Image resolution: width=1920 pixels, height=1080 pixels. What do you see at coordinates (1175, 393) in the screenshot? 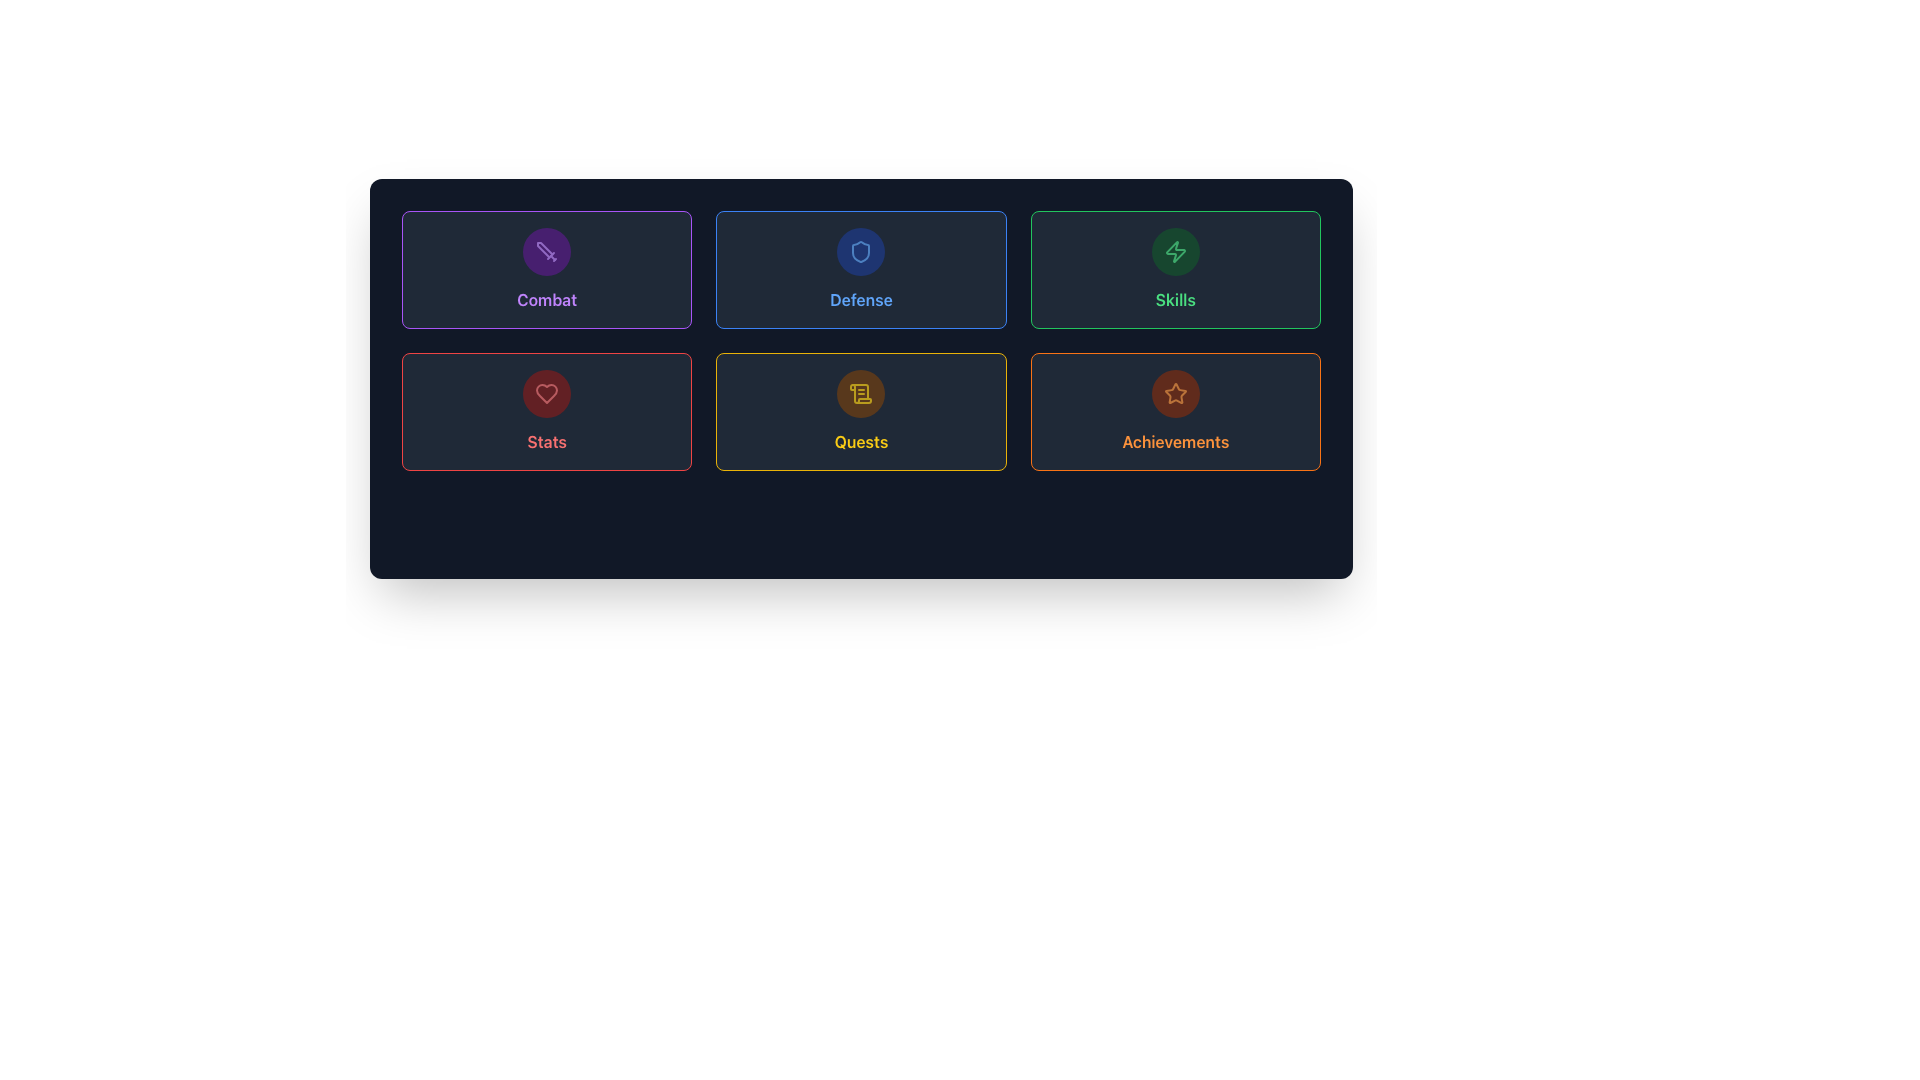
I see `the star icon with an orange border located in the bottom right section under the 'Achievements' category` at bounding box center [1175, 393].